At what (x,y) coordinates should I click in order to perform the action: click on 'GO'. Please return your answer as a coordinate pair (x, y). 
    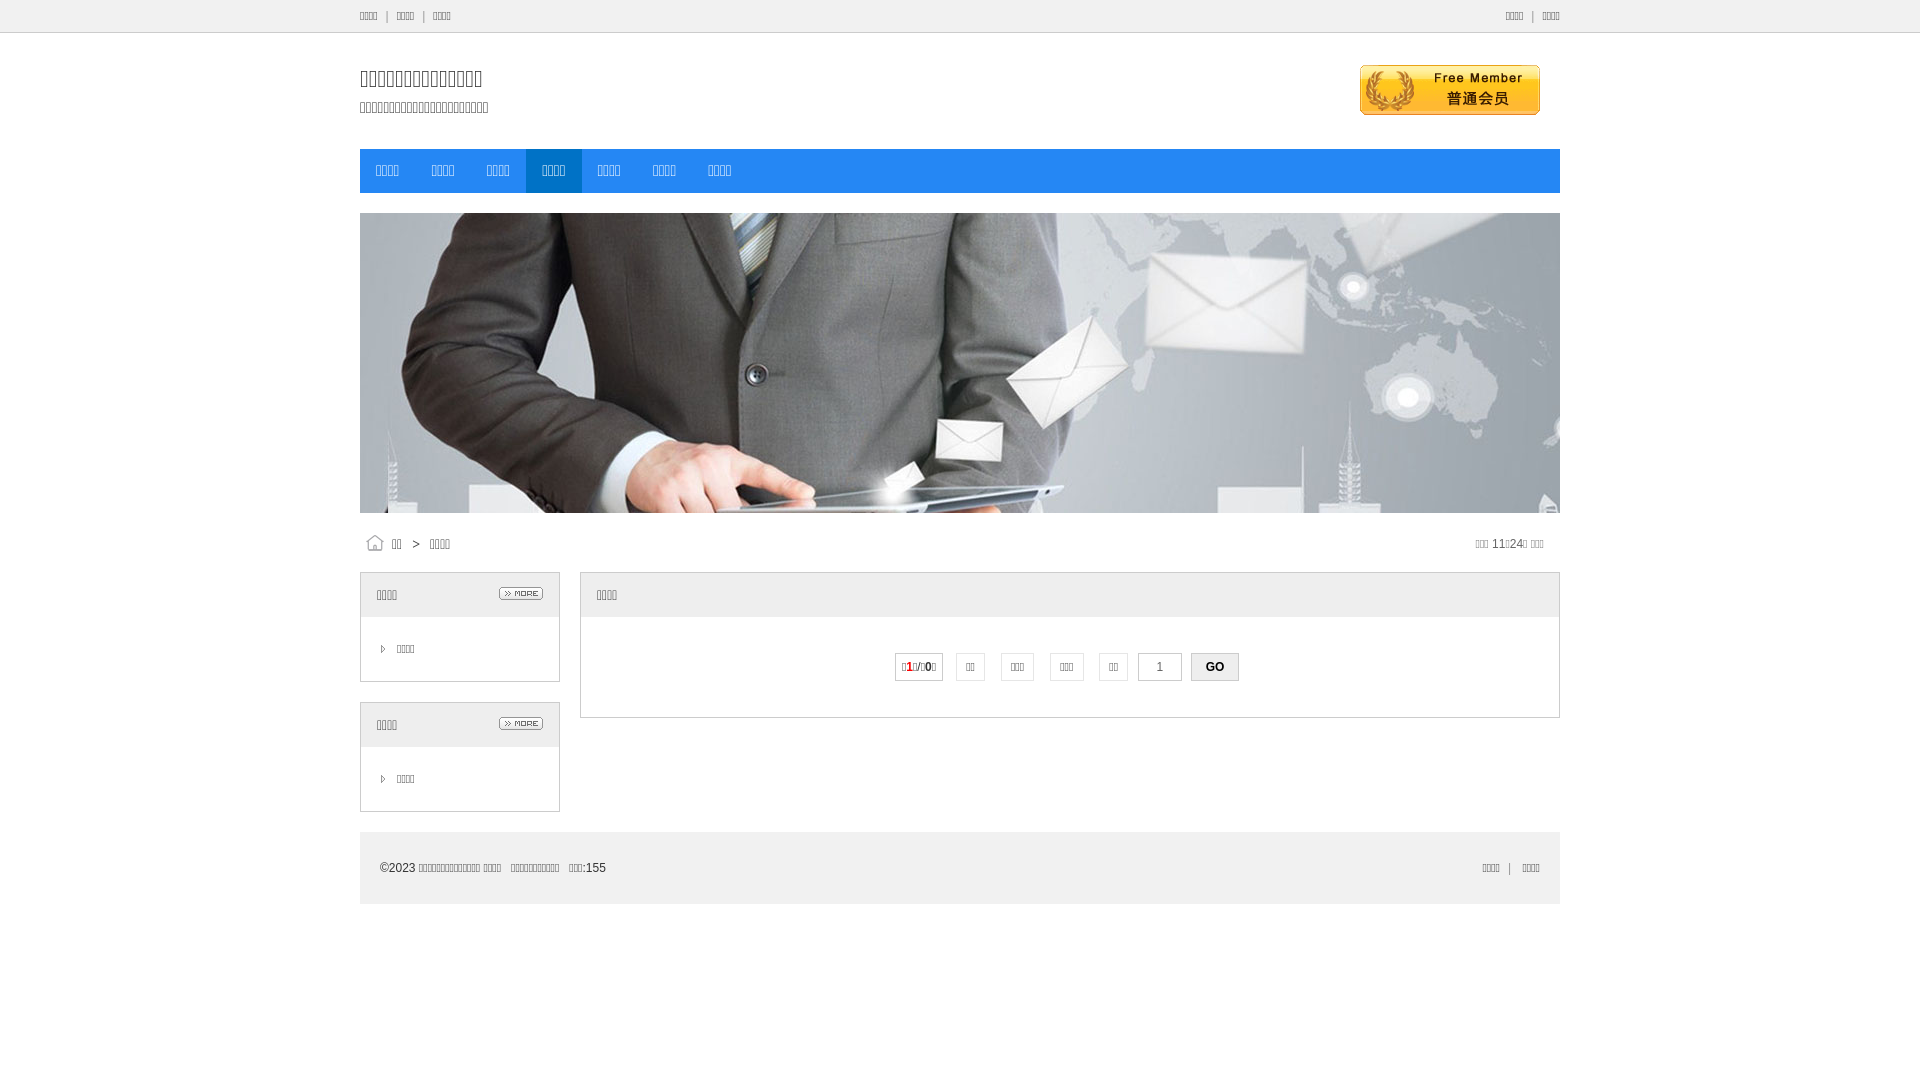
    Looking at the image, I should click on (1190, 667).